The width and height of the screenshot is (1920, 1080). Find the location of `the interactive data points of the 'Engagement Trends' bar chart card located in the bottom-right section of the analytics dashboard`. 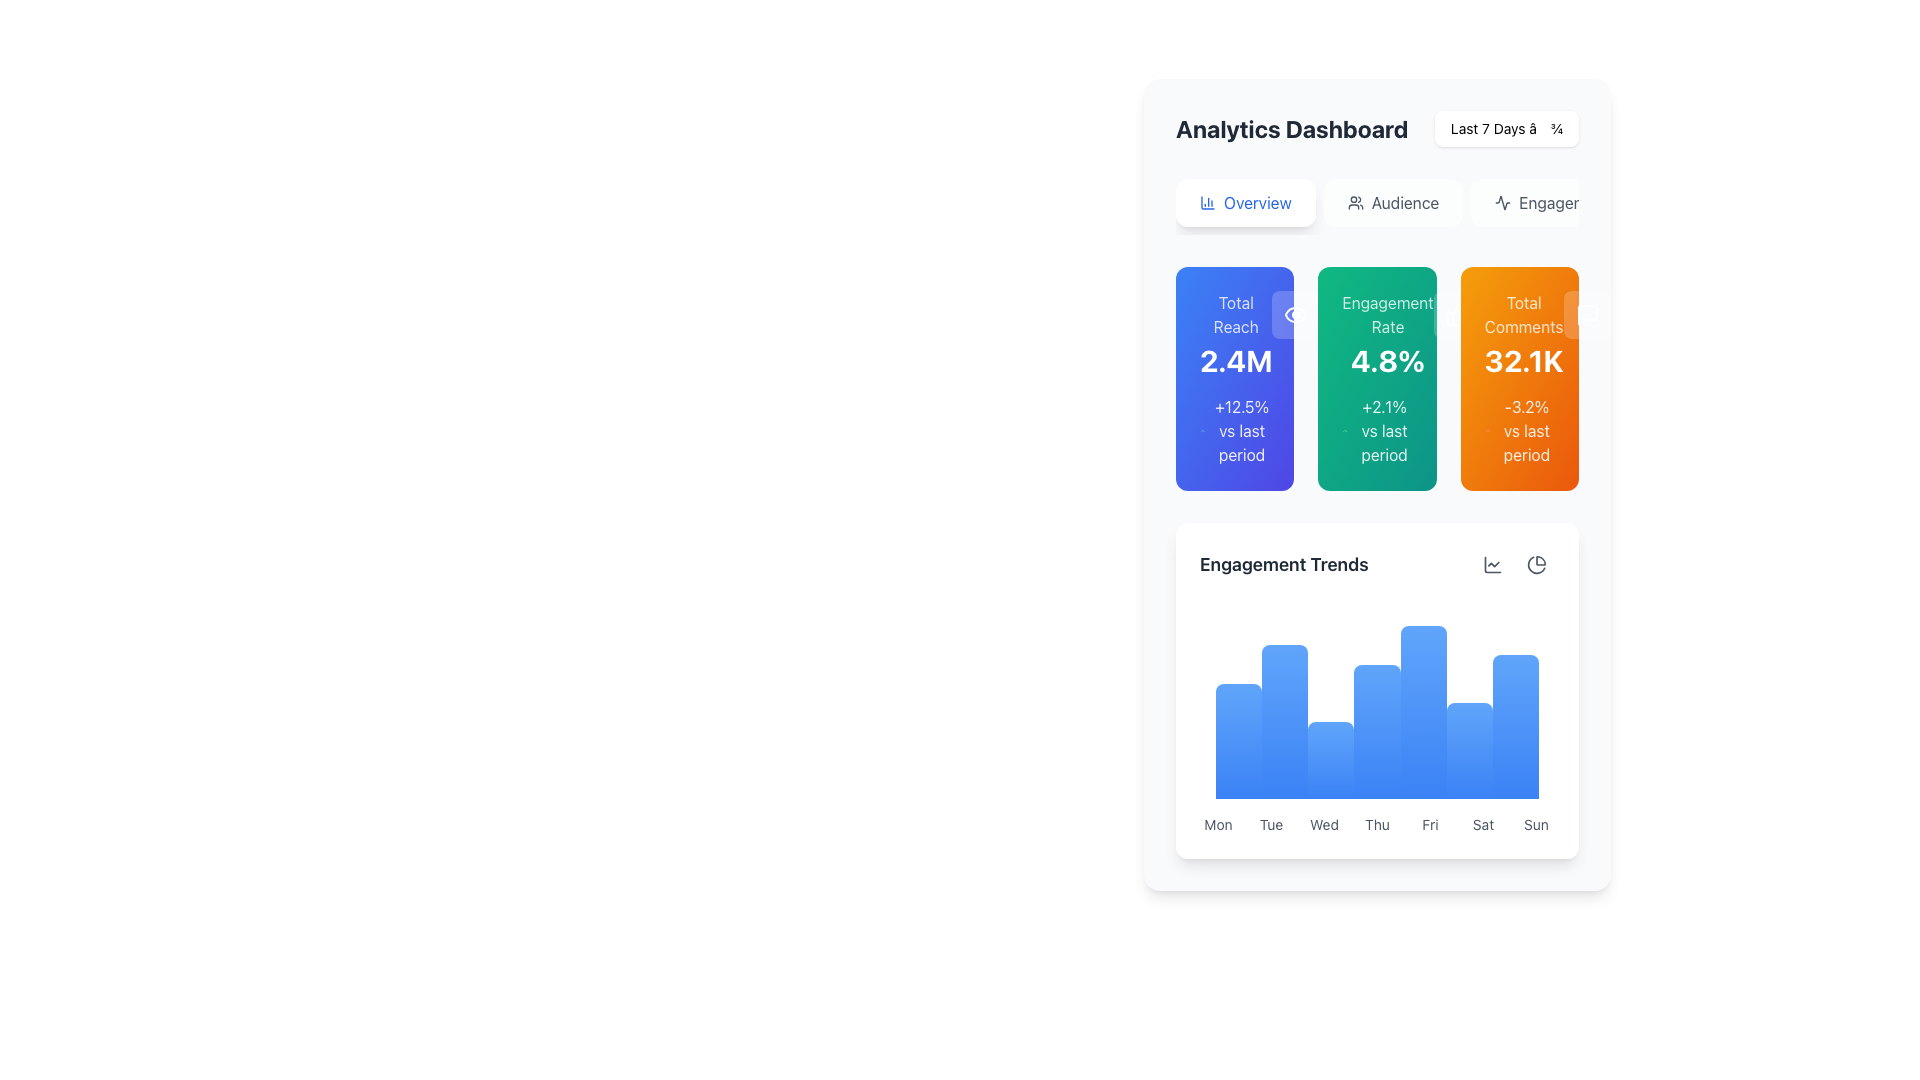

the interactive data points of the 'Engagement Trends' bar chart card located in the bottom-right section of the analytics dashboard is located at coordinates (1376, 689).